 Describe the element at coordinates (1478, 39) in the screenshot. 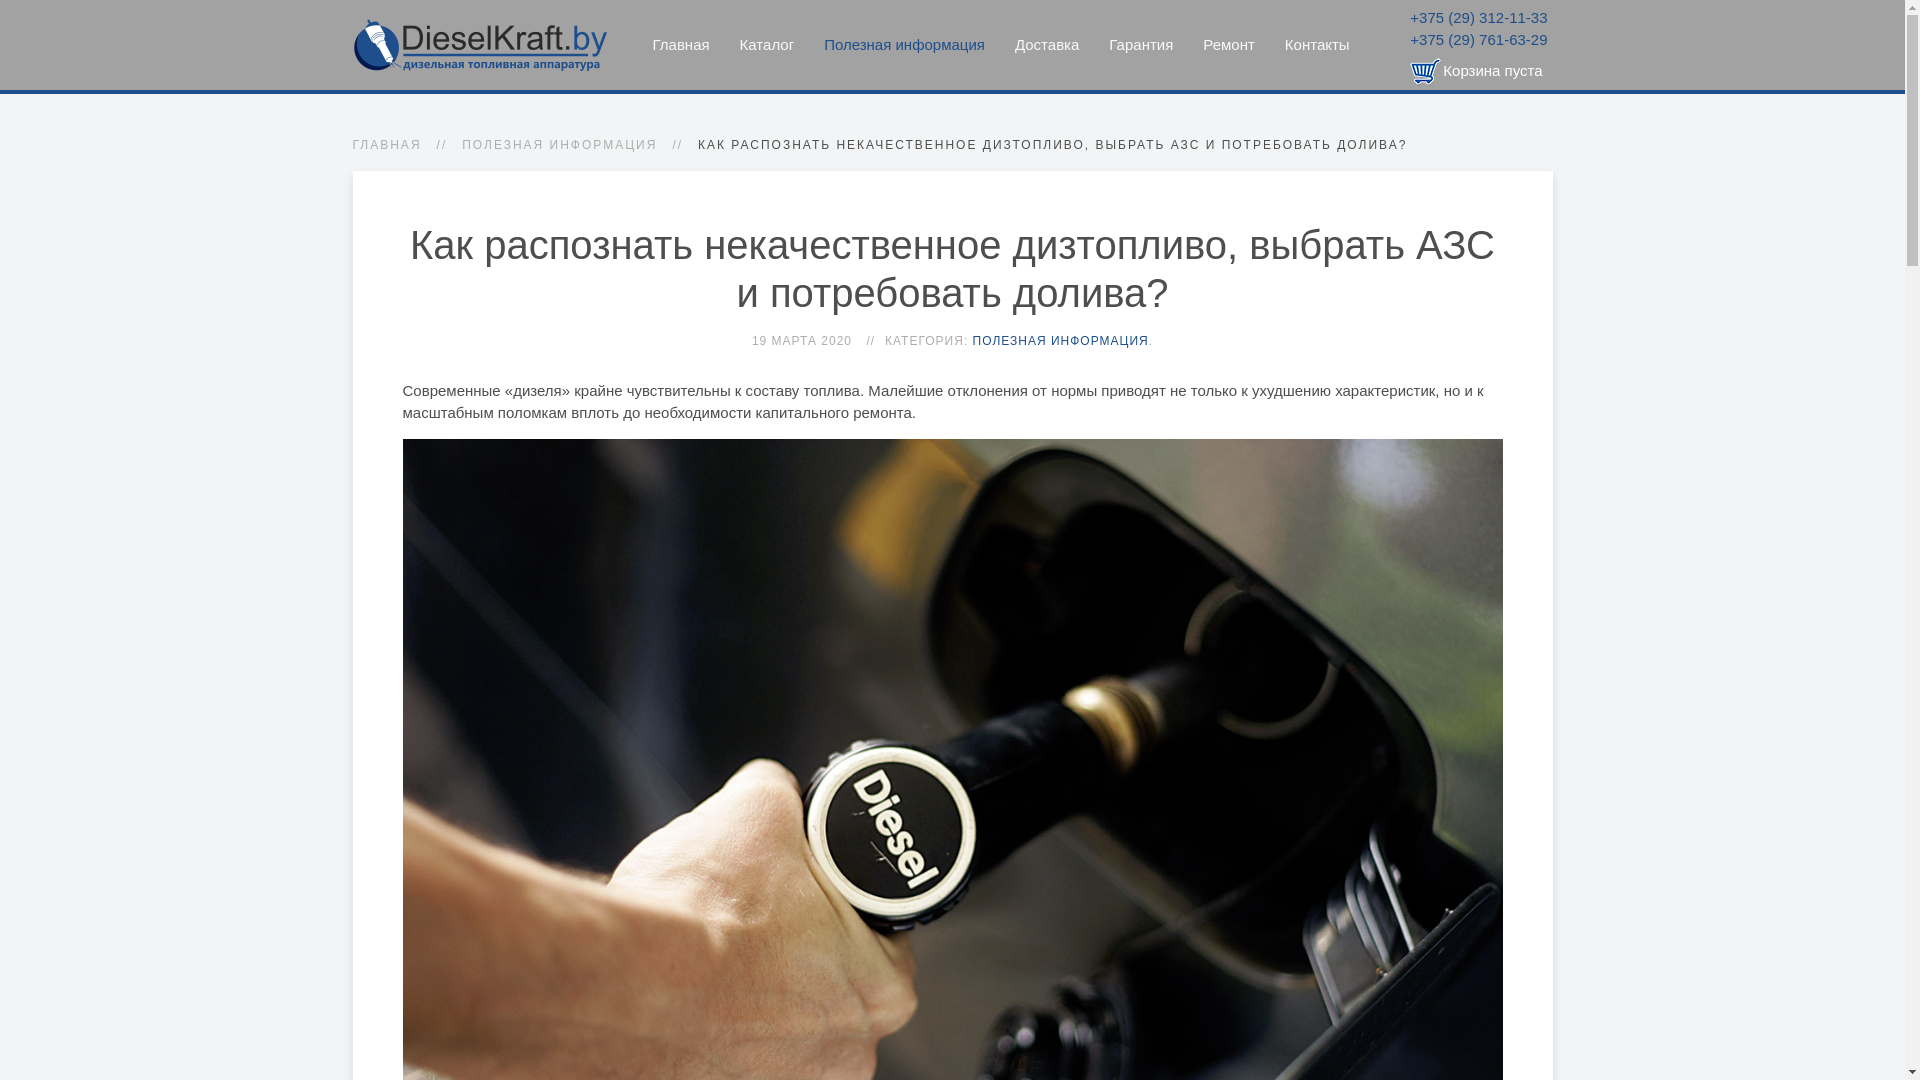

I see `'+375 (29) 761-63-29'` at that location.